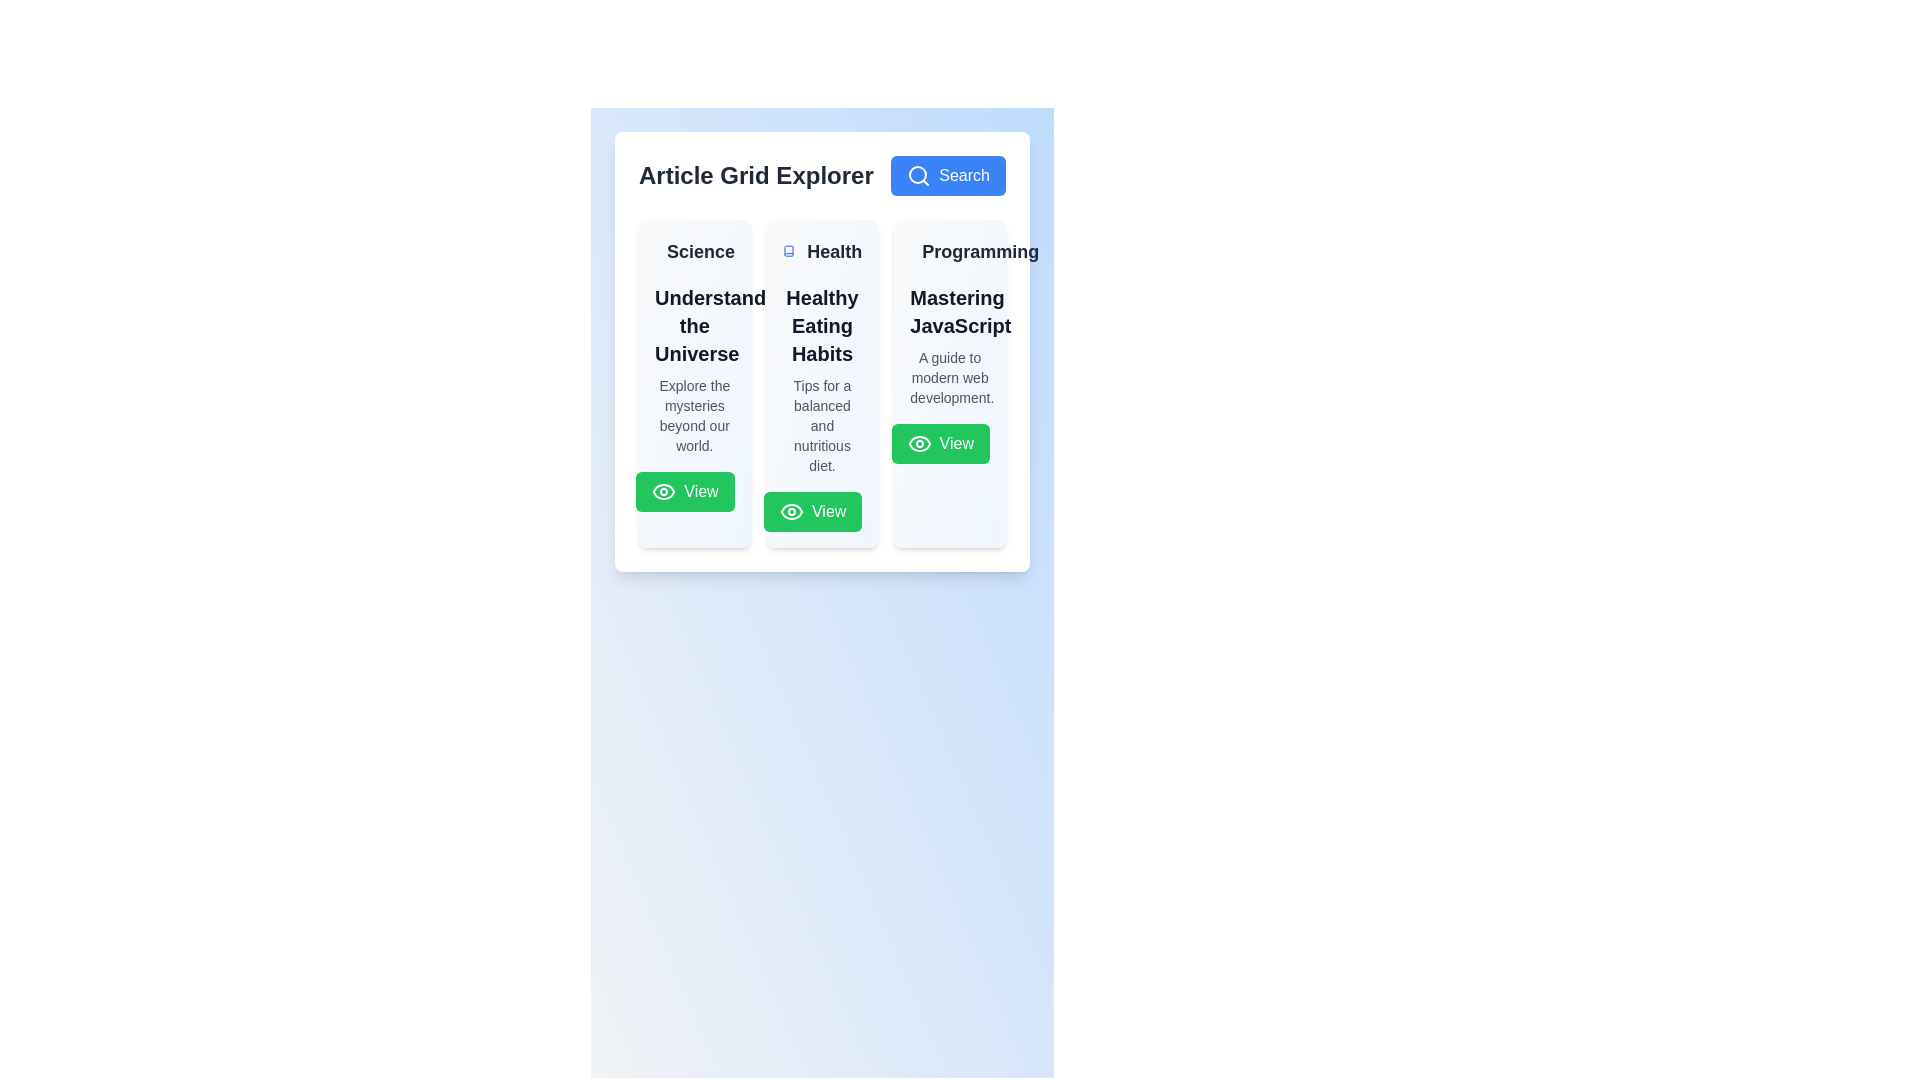 This screenshot has height=1080, width=1920. What do you see at coordinates (822, 511) in the screenshot?
I see `the button located at the bottom-right corner of the card titled 'Healthy Eating Habits'` at bounding box center [822, 511].